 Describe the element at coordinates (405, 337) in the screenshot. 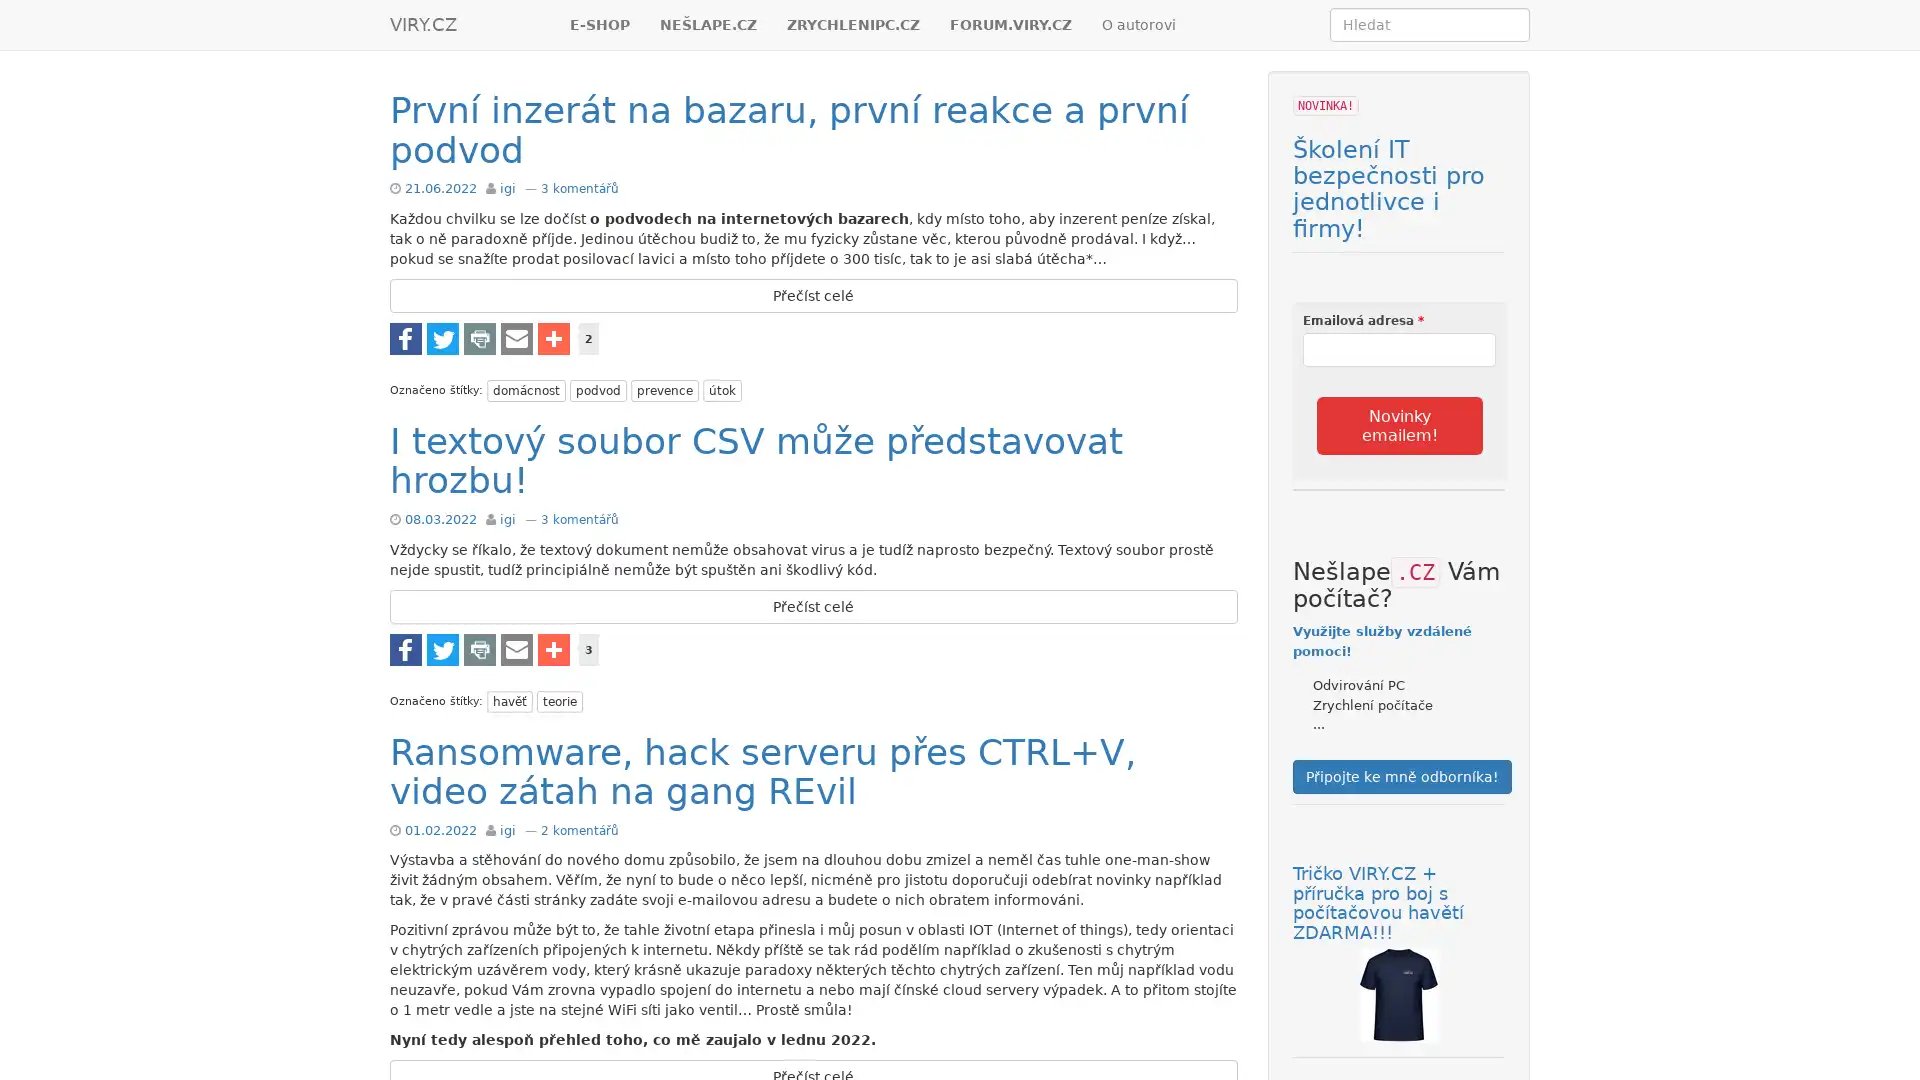

I see `Share to Facebook` at that location.